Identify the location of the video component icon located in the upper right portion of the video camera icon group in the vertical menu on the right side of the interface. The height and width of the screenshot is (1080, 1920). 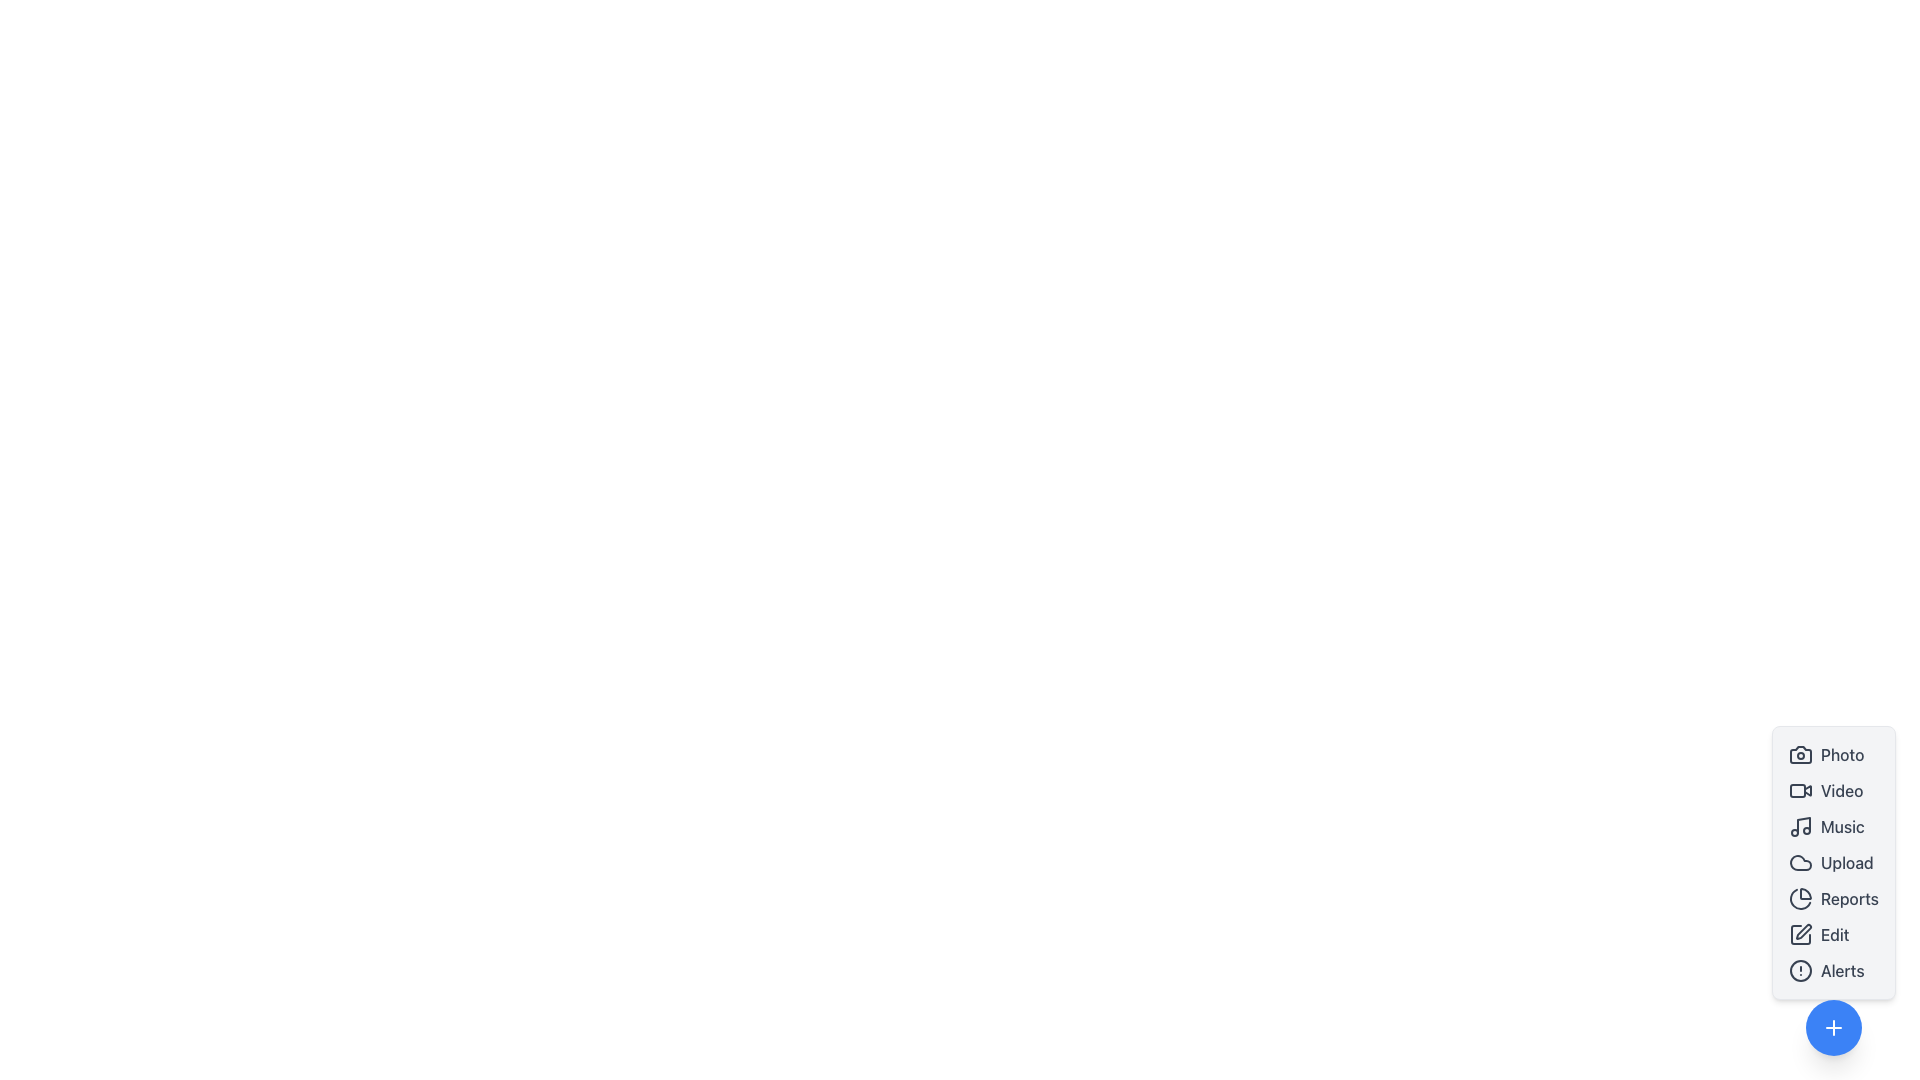
(1807, 789).